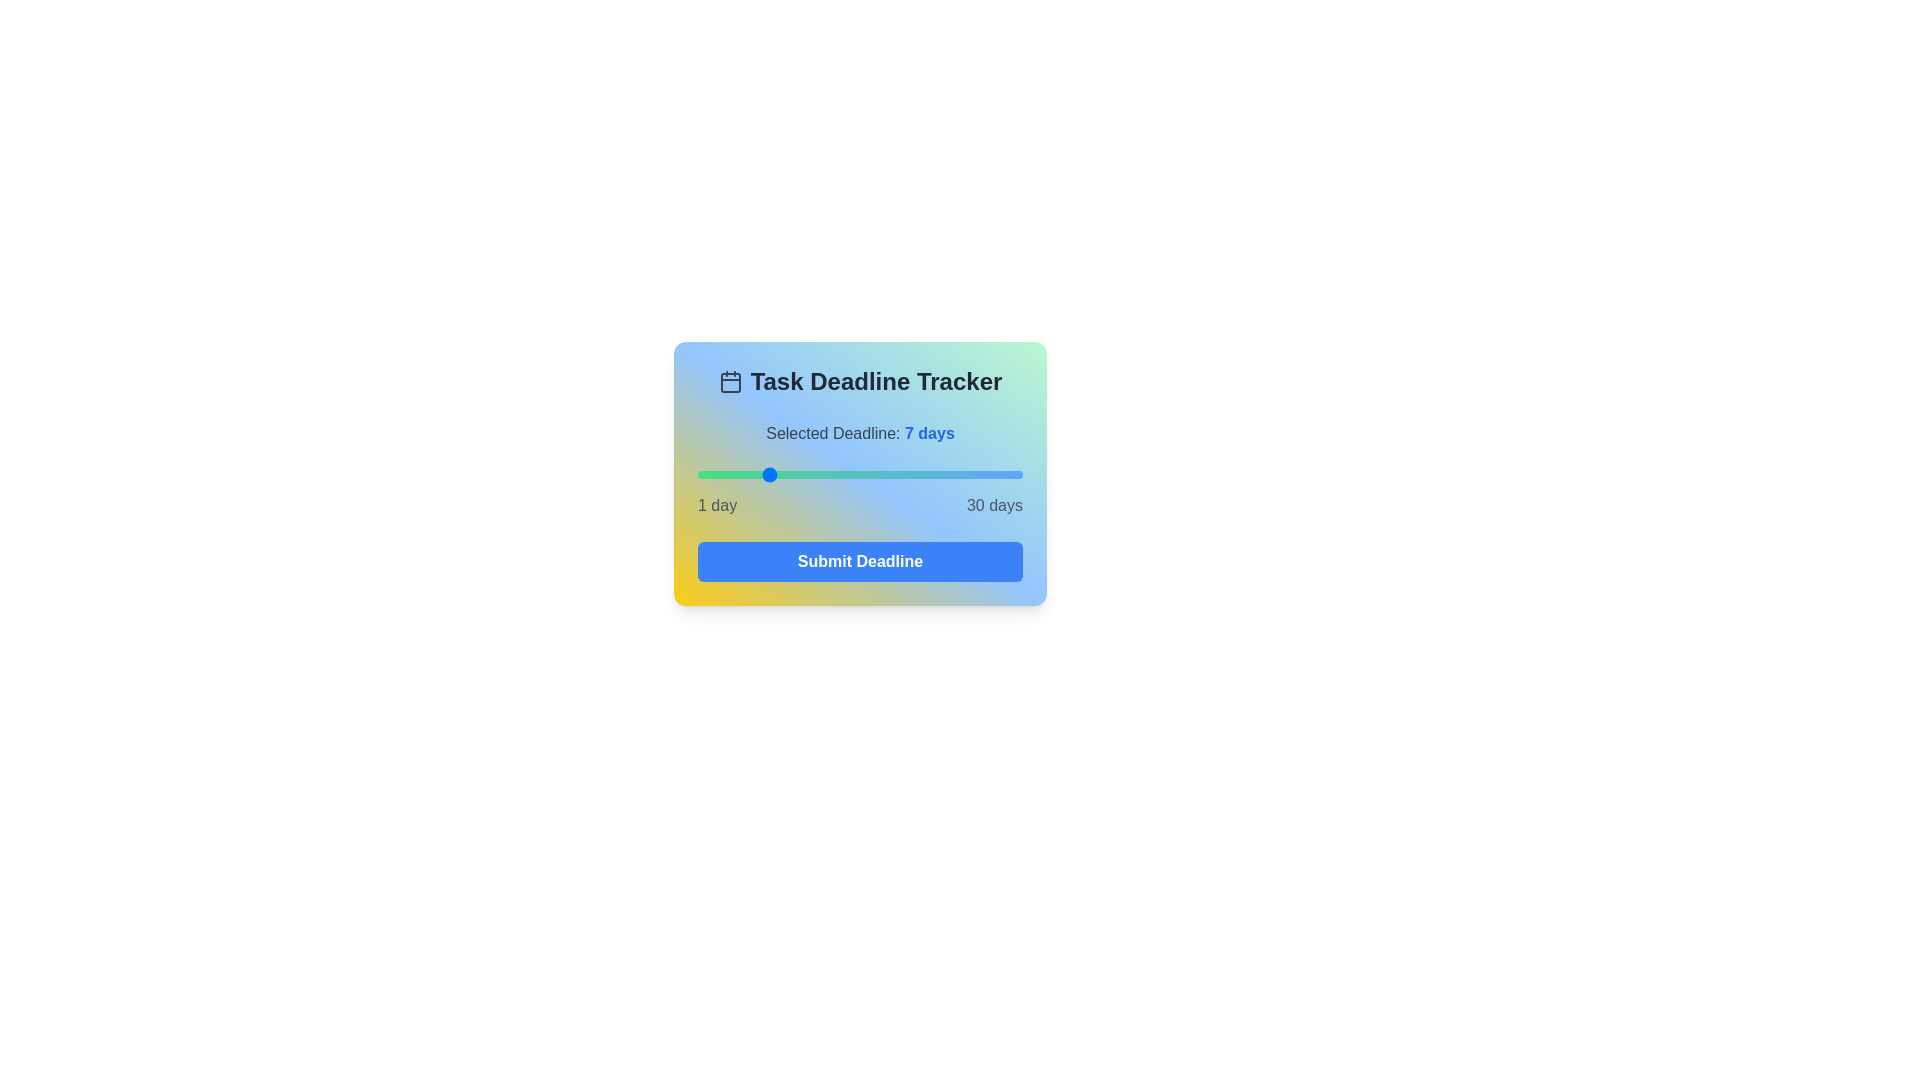 This screenshot has height=1080, width=1920. Describe the element at coordinates (887, 474) in the screenshot. I see `the deadline to 18 days using the slider` at that location.